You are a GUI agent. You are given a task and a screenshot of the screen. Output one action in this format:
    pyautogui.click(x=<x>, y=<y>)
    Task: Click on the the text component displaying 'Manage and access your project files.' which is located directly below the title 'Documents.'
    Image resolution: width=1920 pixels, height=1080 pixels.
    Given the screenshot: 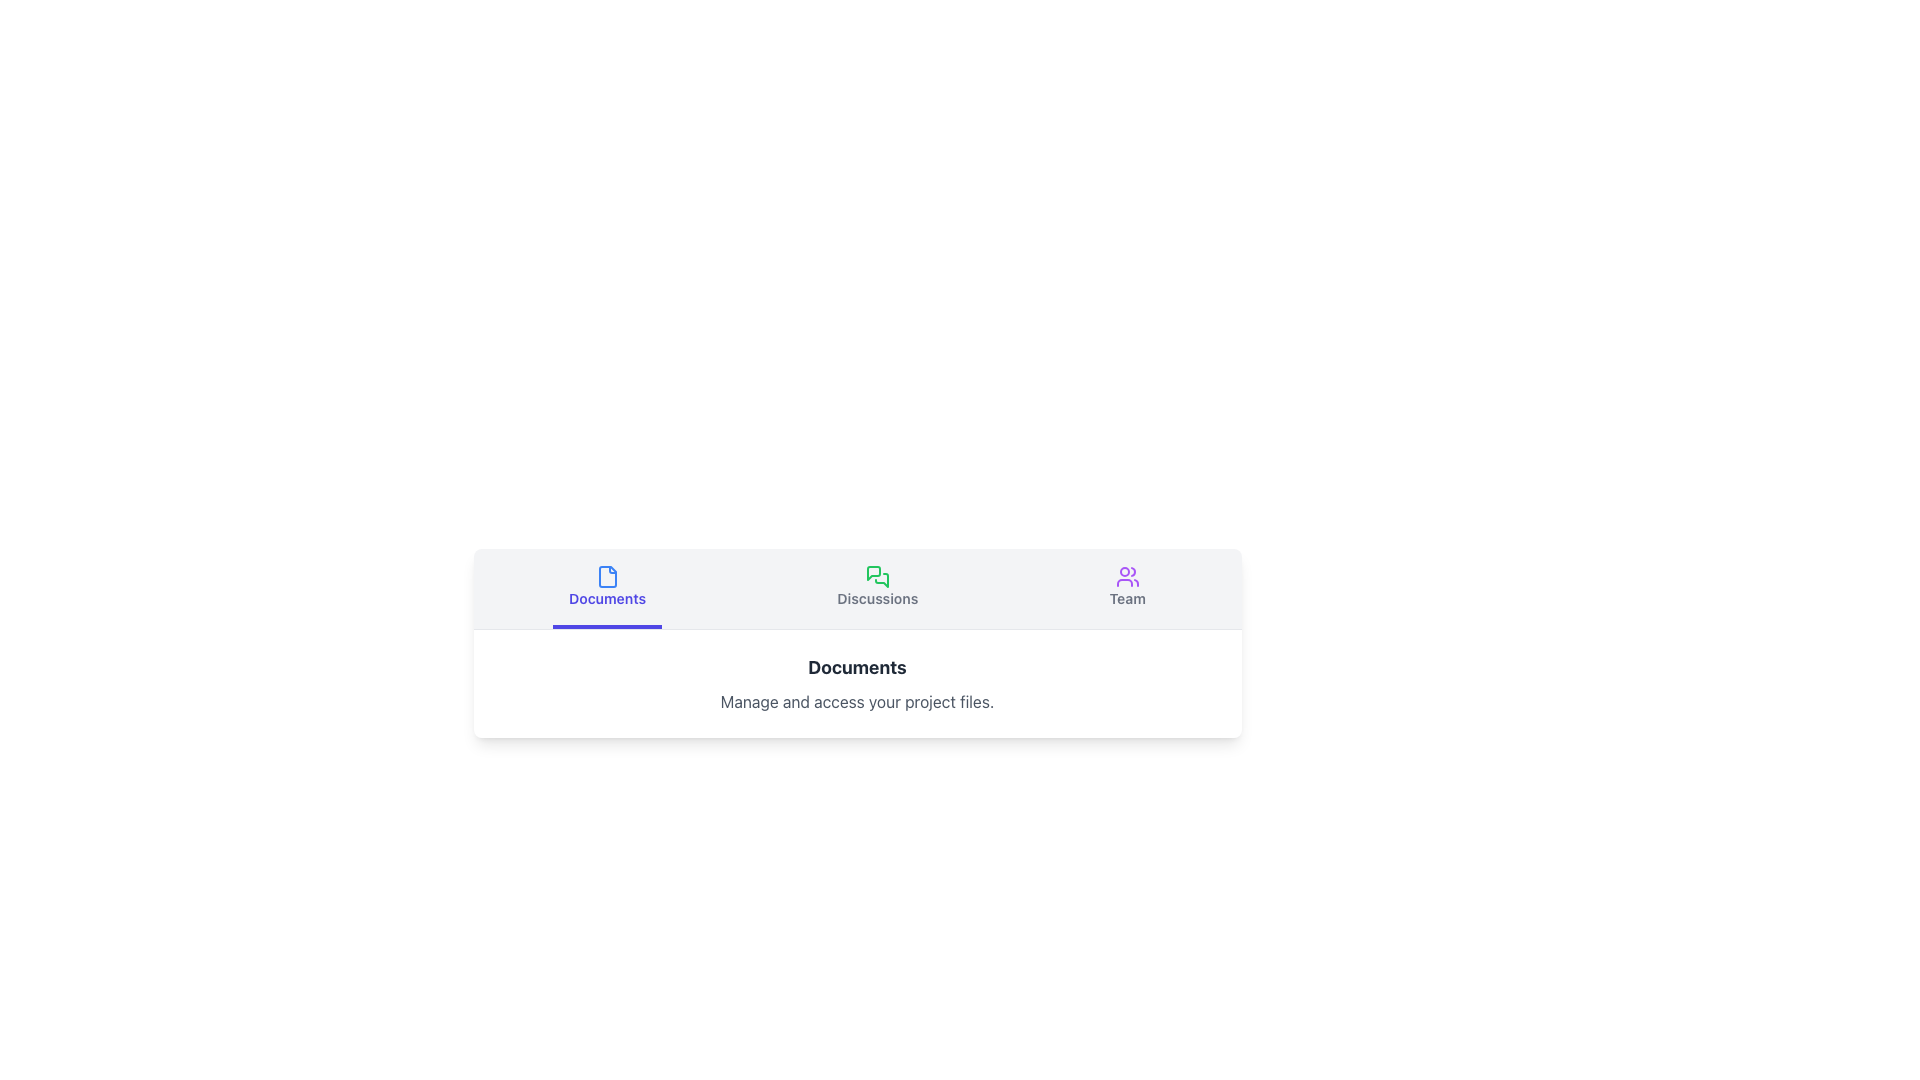 What is the action you would take?
    pyautogui.click(x=857, y=700)
    